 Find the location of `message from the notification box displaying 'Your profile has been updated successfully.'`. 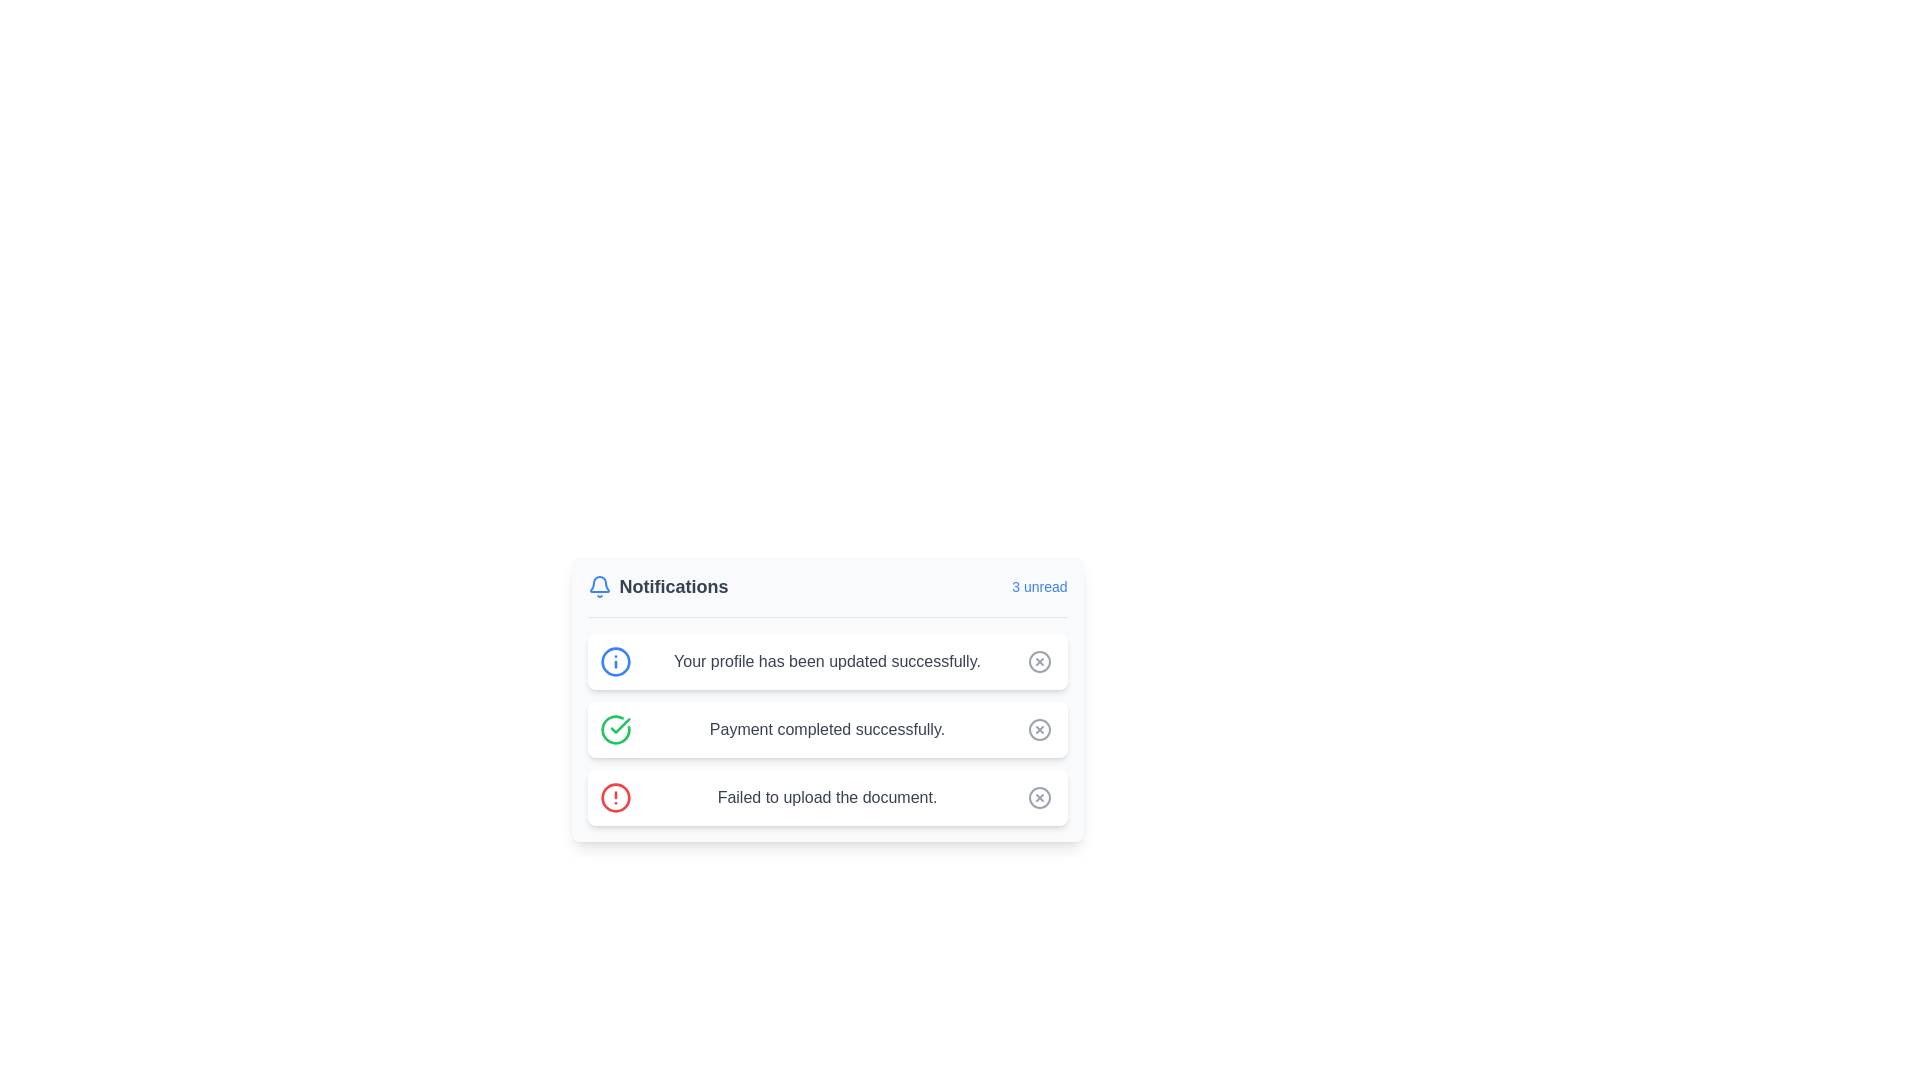

message from the notification box displaying 'Your profile has been updated successfully.' is located at coordinates (827, 662).